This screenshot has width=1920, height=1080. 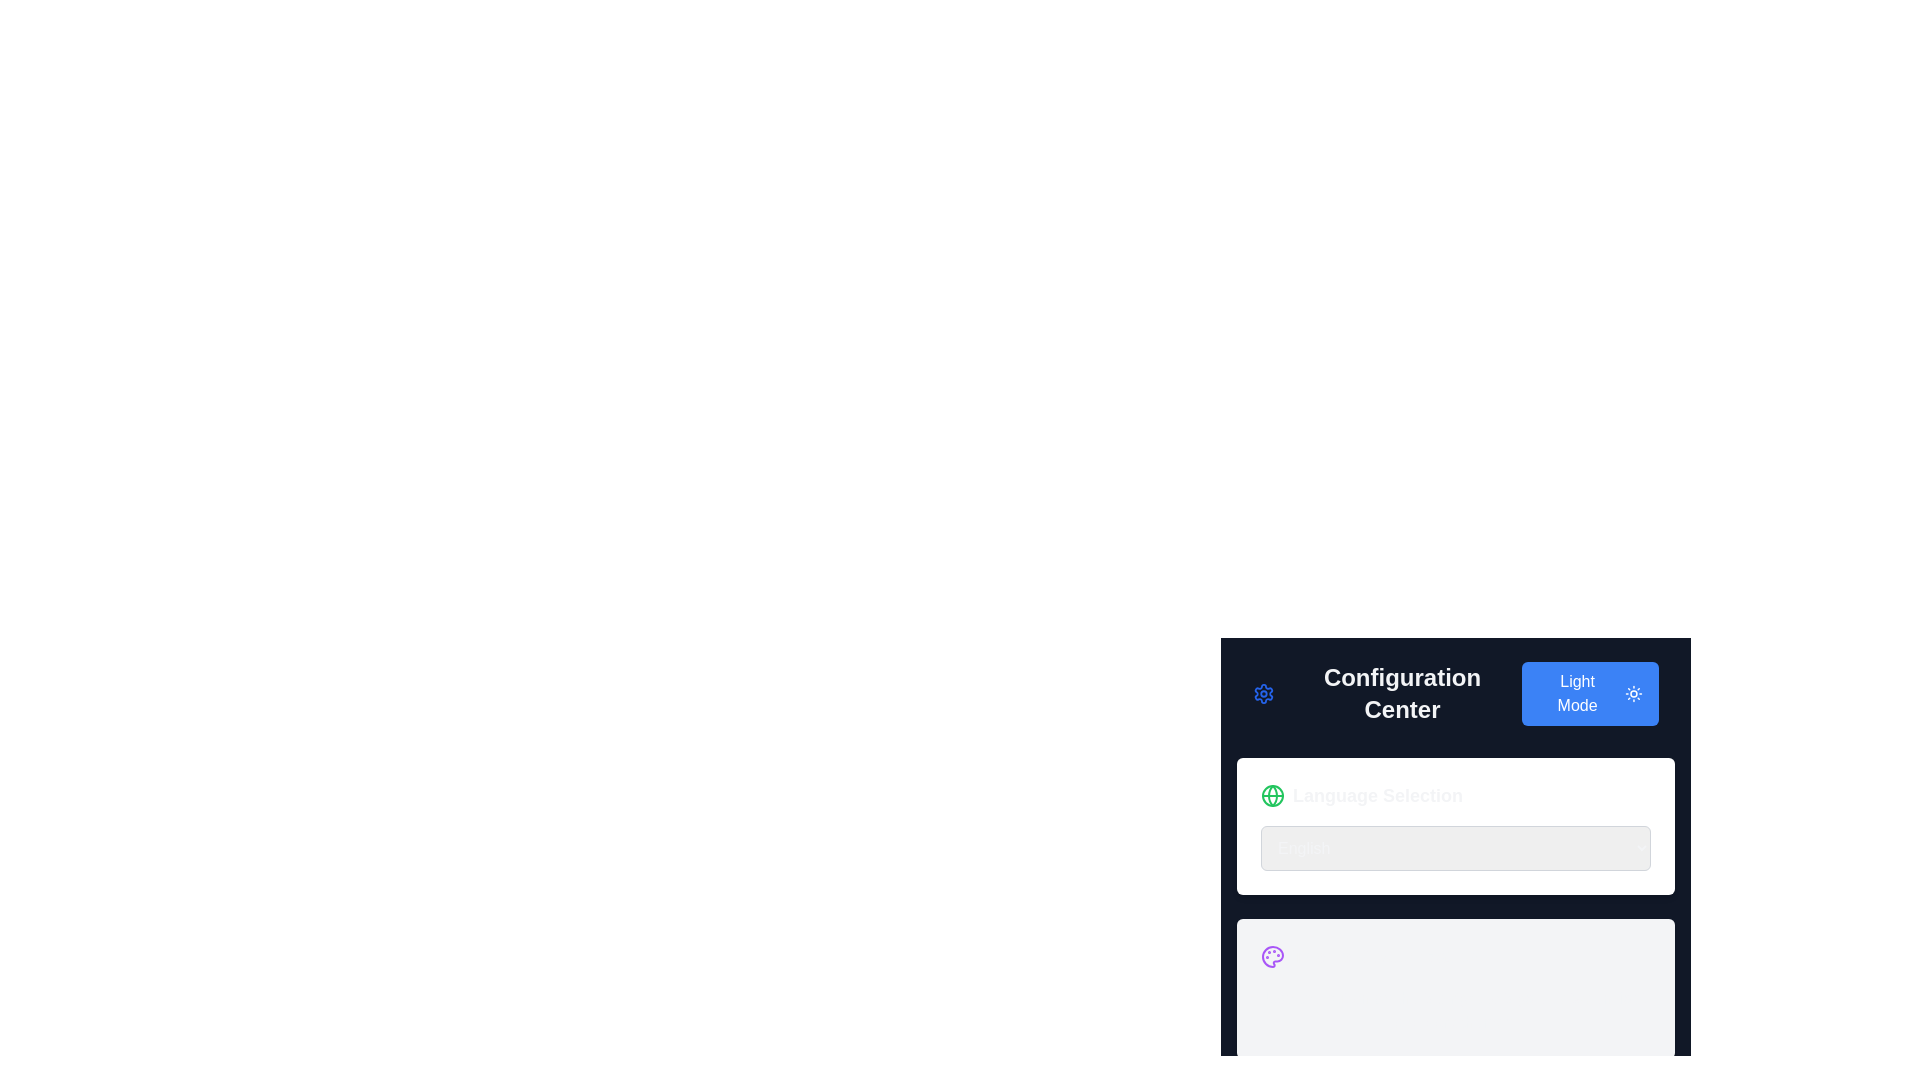 What do you see at coordinates (1271, 794) in the screenshot?
I see `the circular green element that forms the outer border of the globe icon located in the upper left section of the language selection module in the Configuration Center panel` at bounding box center [1271, 794].